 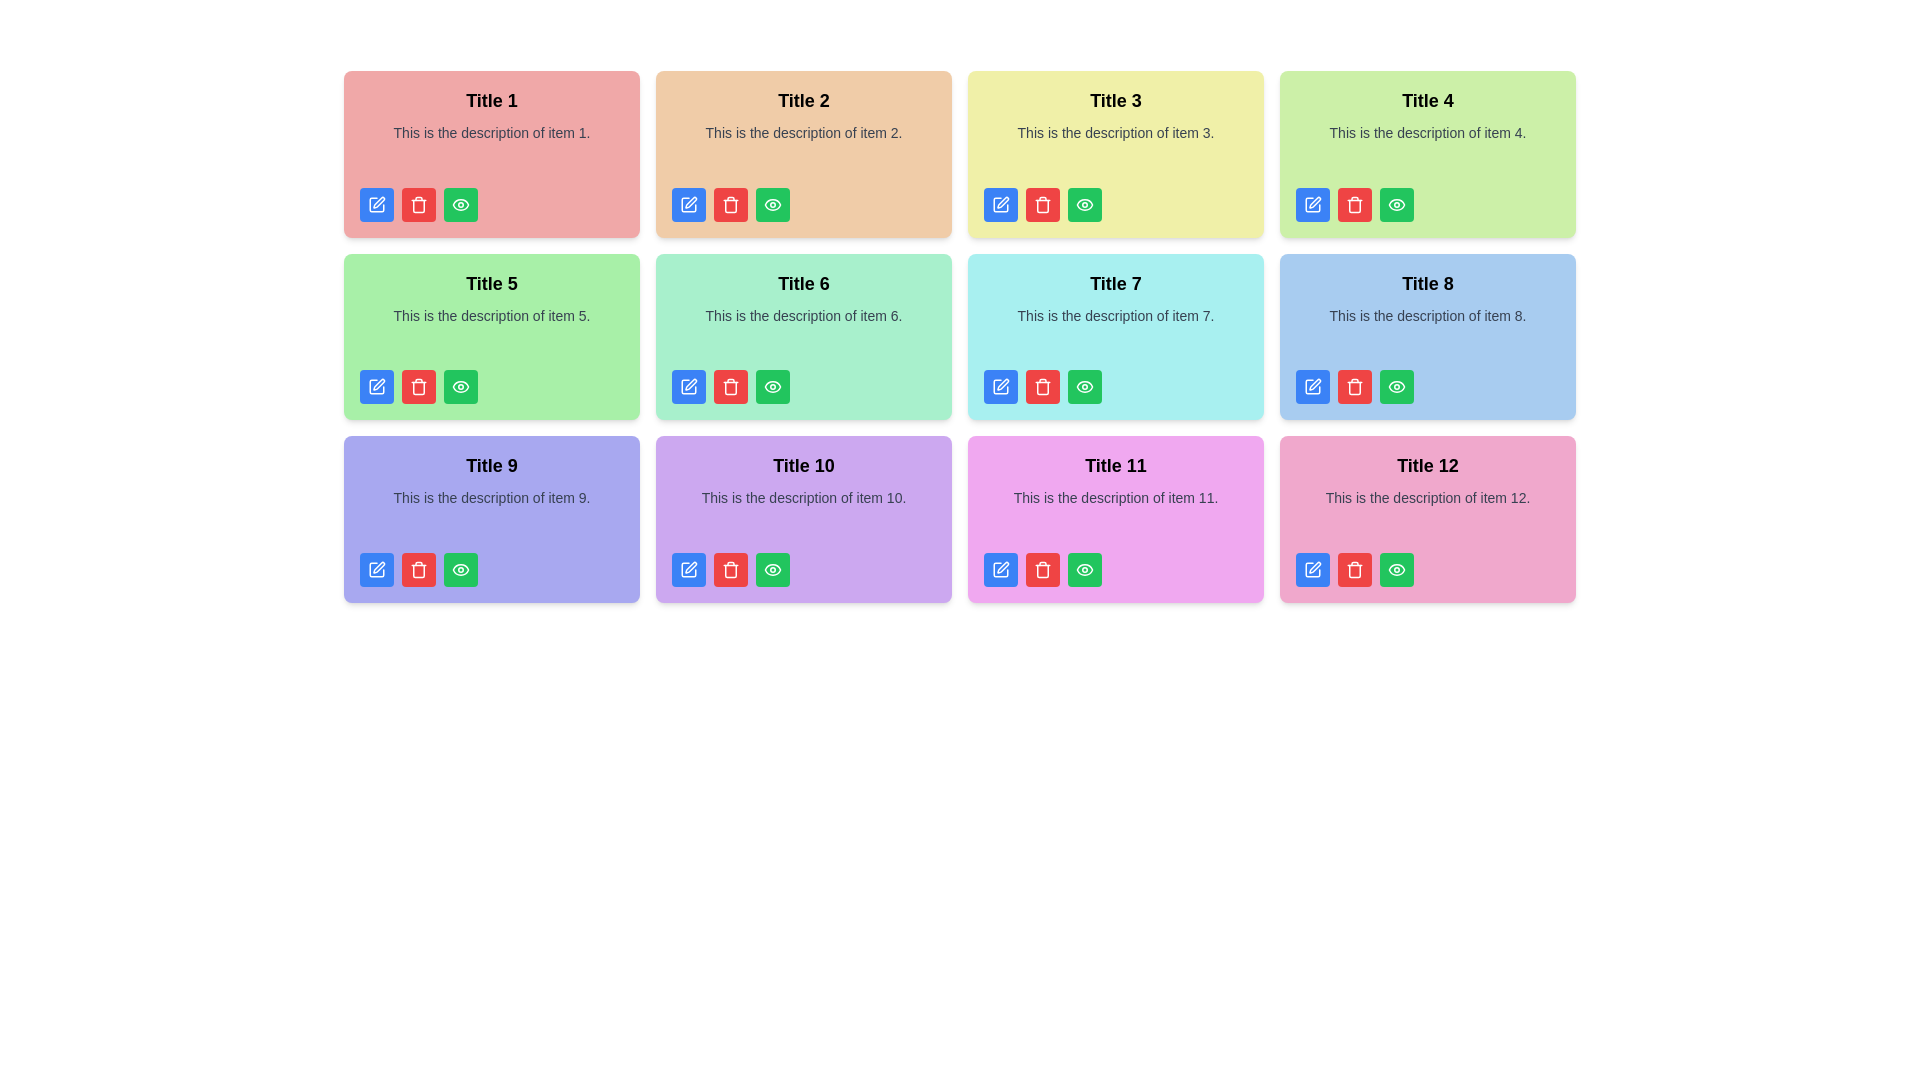 I want to click on the trash icon nested in a red rounded rectangular delete button, which is located adjacent to a blue pencil-icon button on the left and a green eye-icon button on the right, positioned below the title and description in each card, so click(x=729, y=204).